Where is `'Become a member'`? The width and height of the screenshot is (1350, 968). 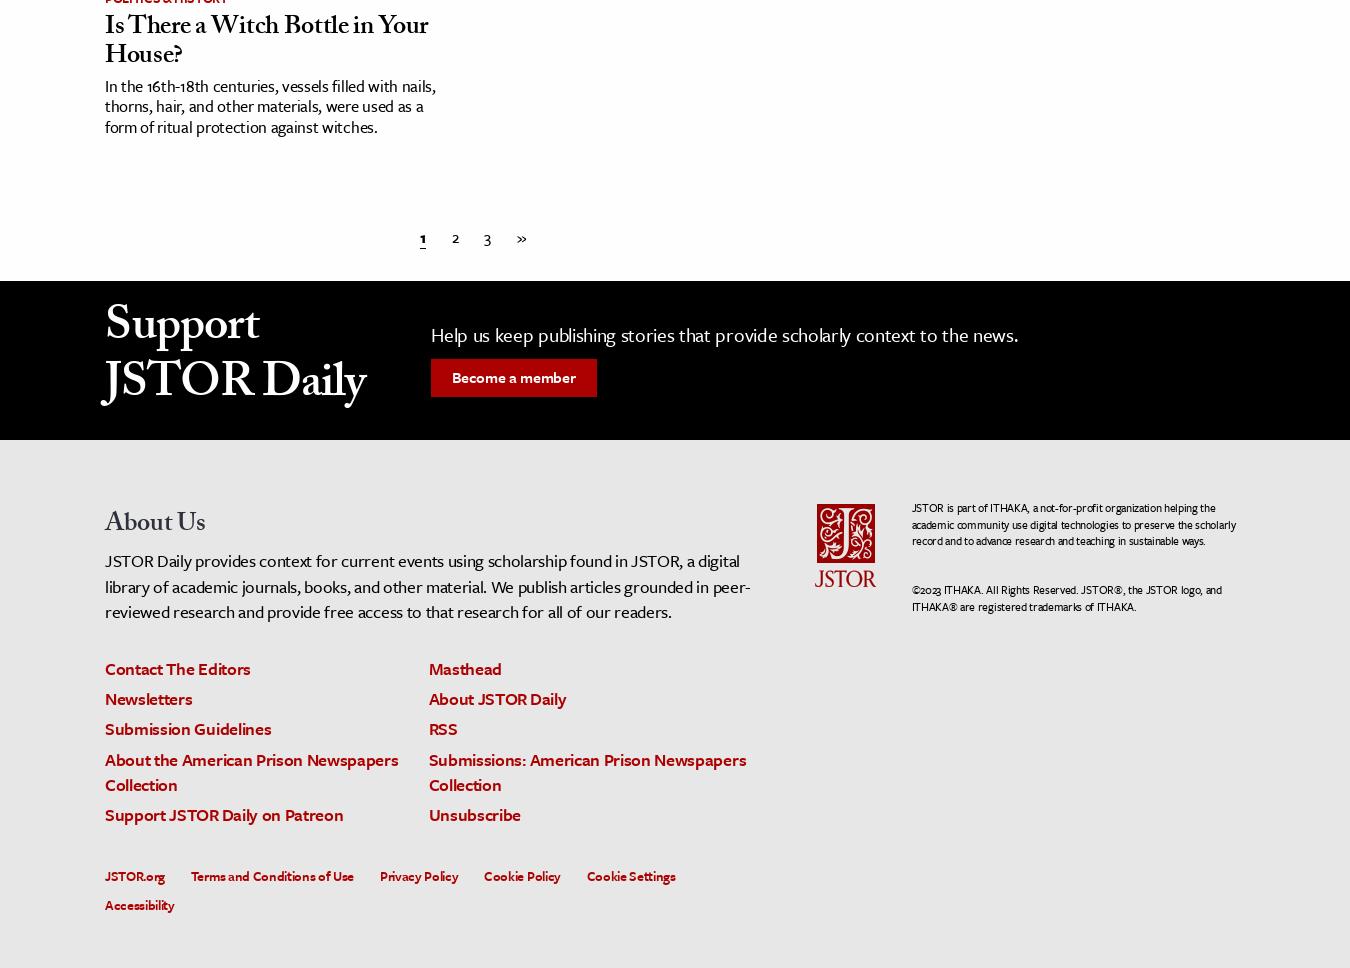 'Become a member' is located at coordinates (512, 376).